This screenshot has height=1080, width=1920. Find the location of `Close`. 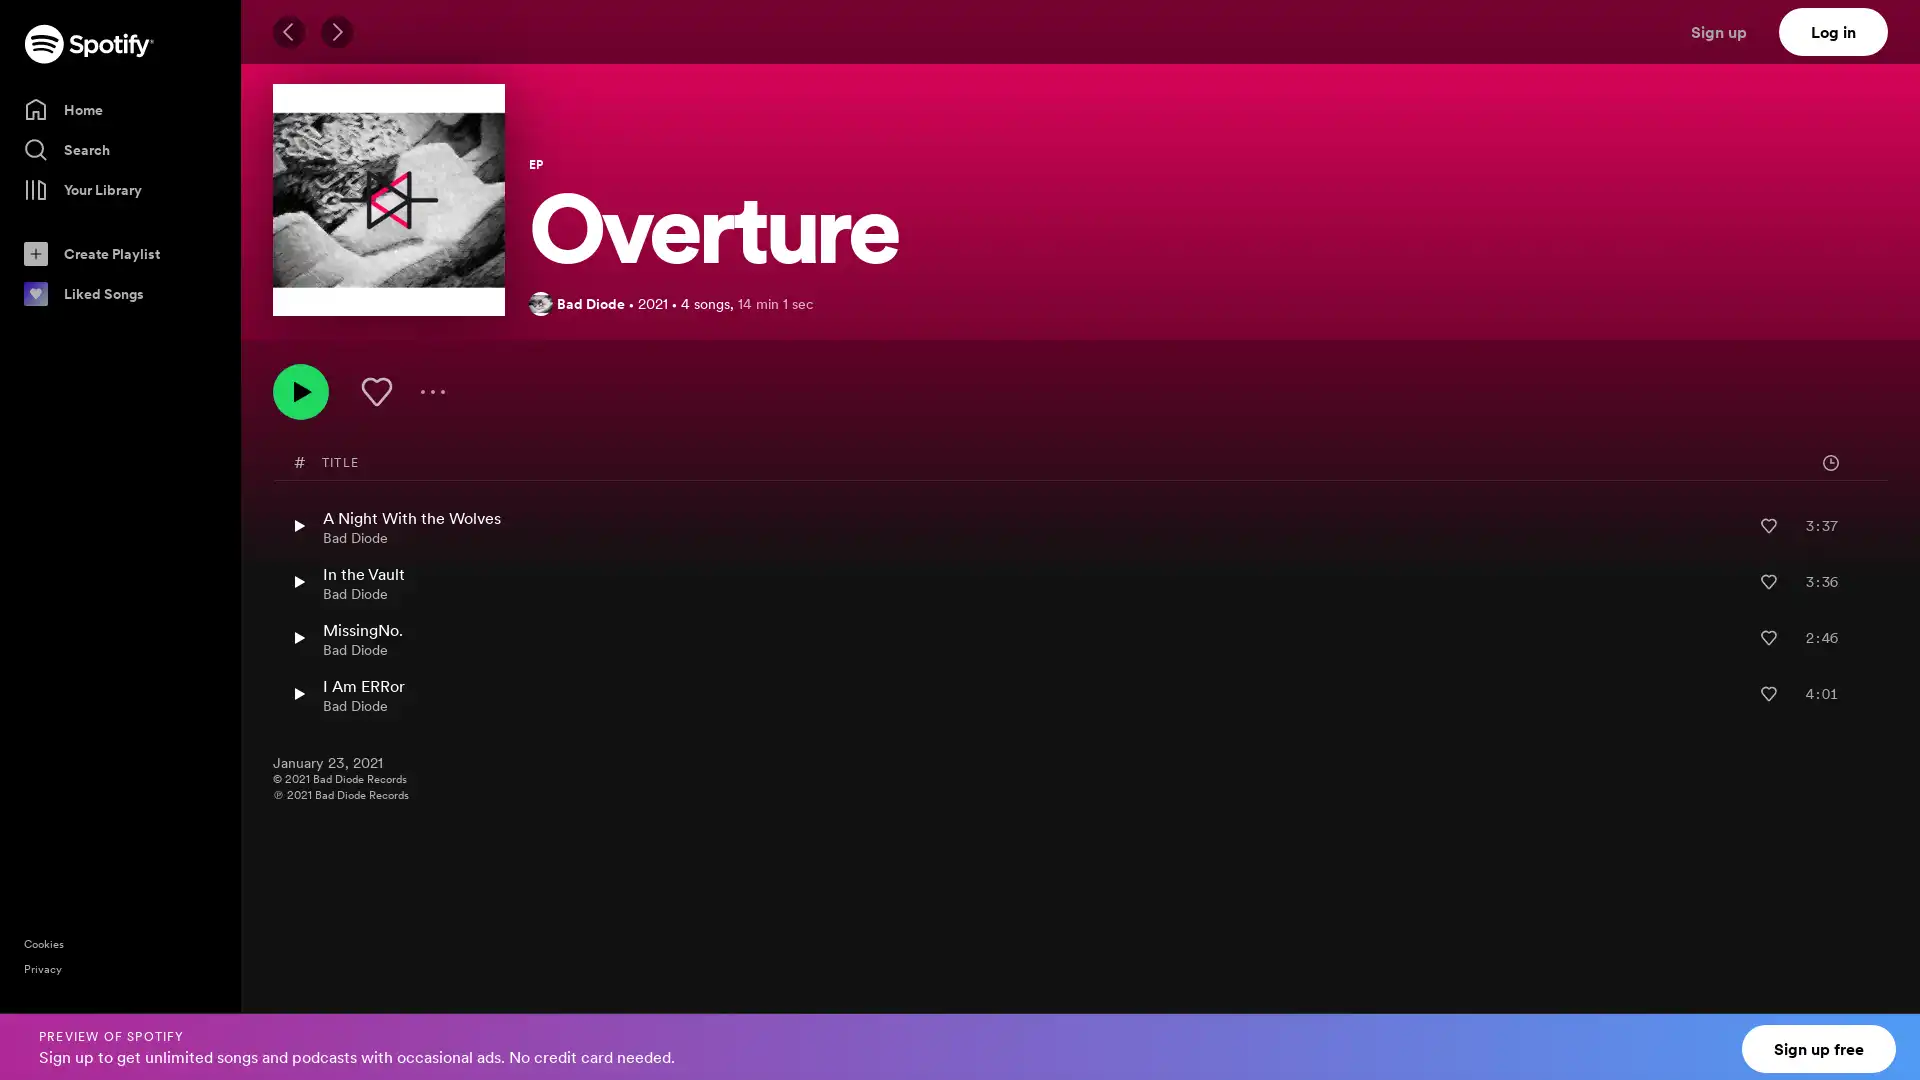

Close is located at coordinates (1886, 1034).